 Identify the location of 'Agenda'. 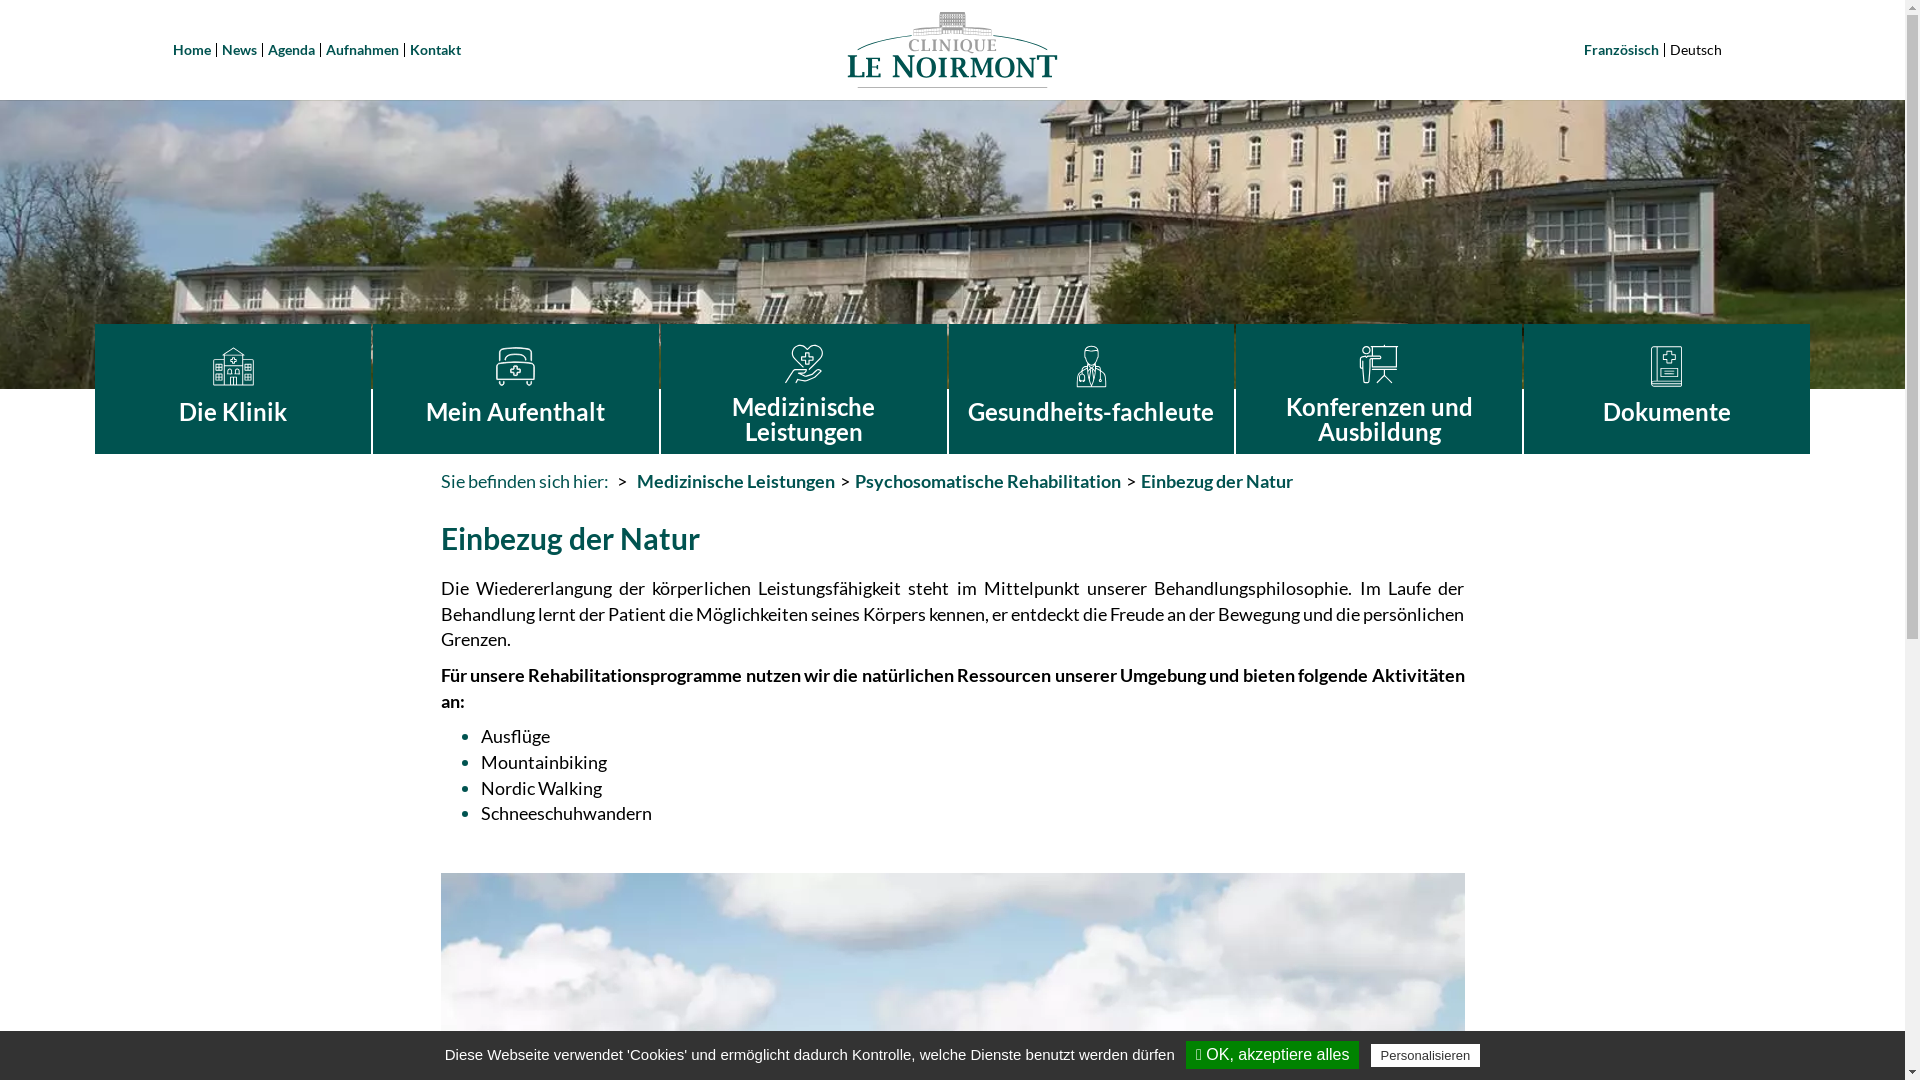
(290, 48).